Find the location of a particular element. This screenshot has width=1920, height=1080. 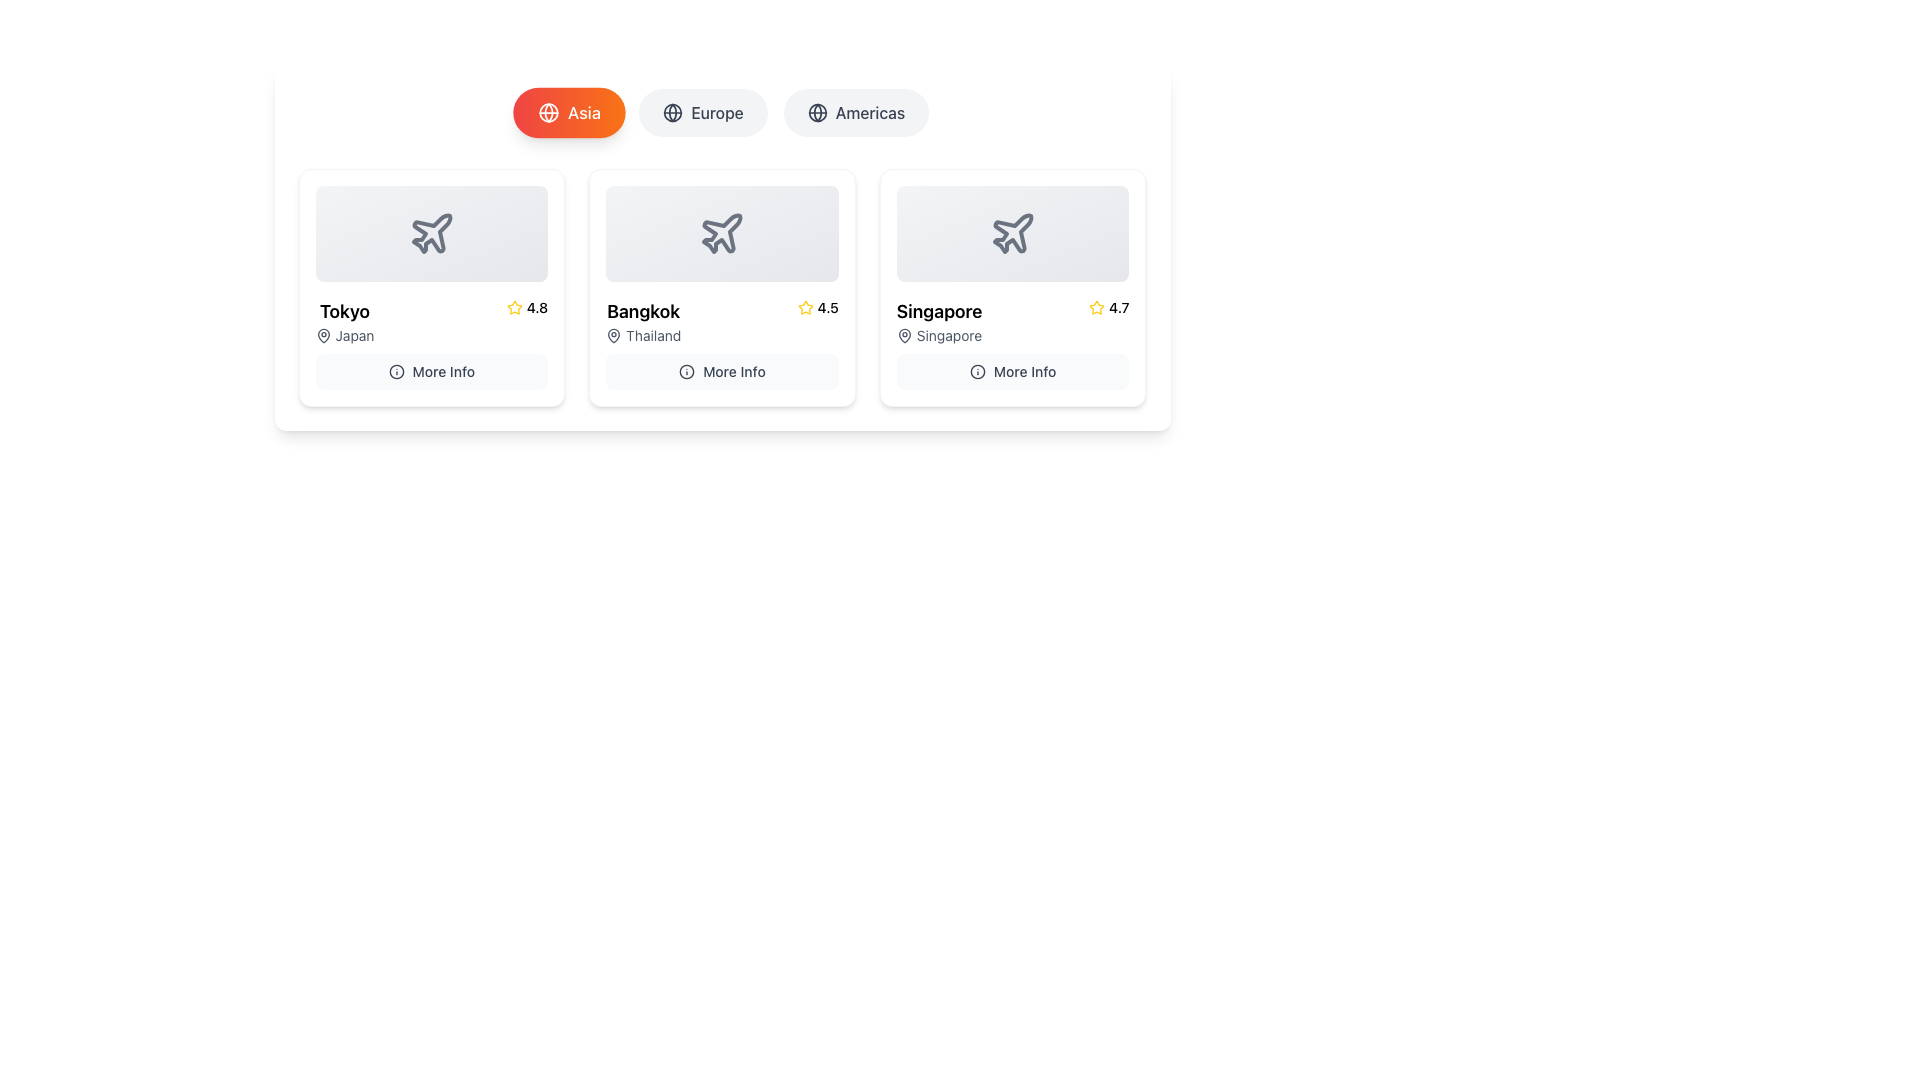

the 'Thailand' text label, which is displayed in a small lightweight gray font below the 'Bangkok' title and next to a location pin icon is located at coordinates (653, 334).